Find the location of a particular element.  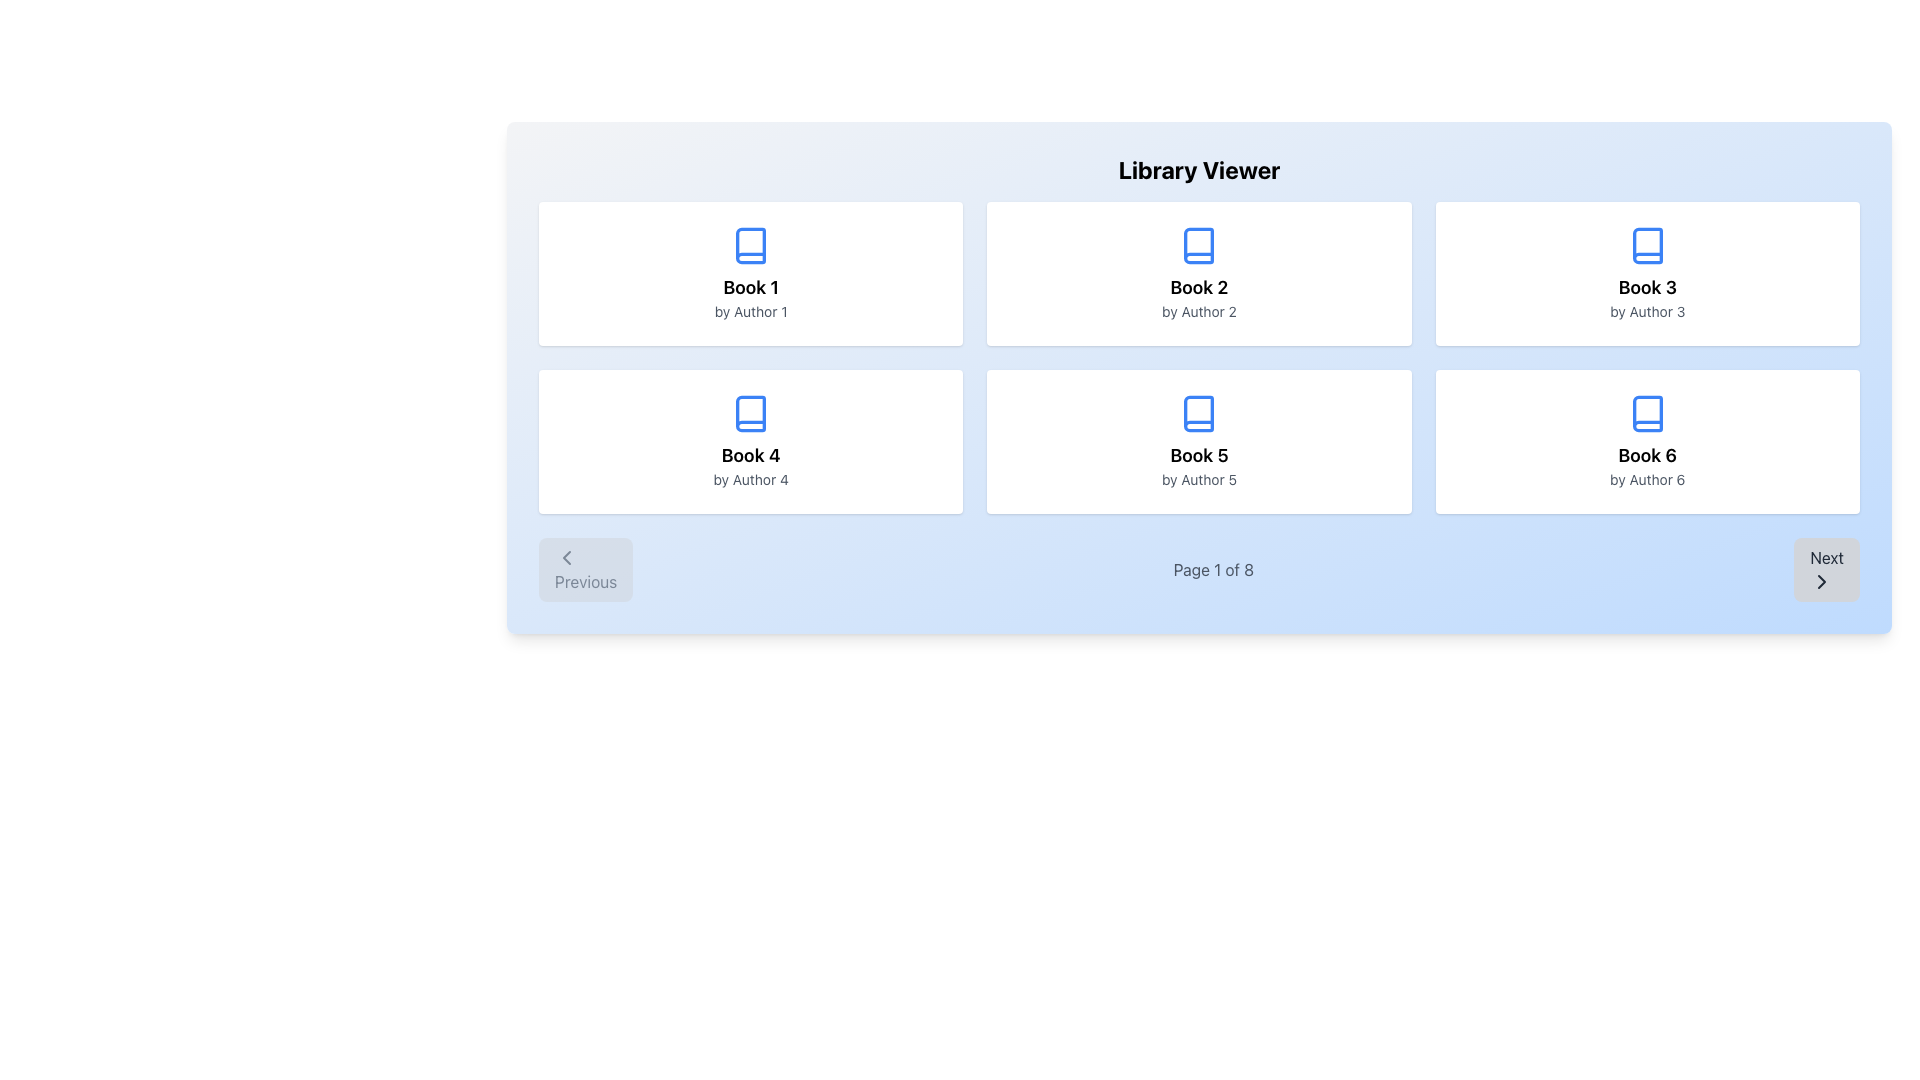

the 'Previous' button located at the bottom left of the interface is located at coordinates (585, 570).